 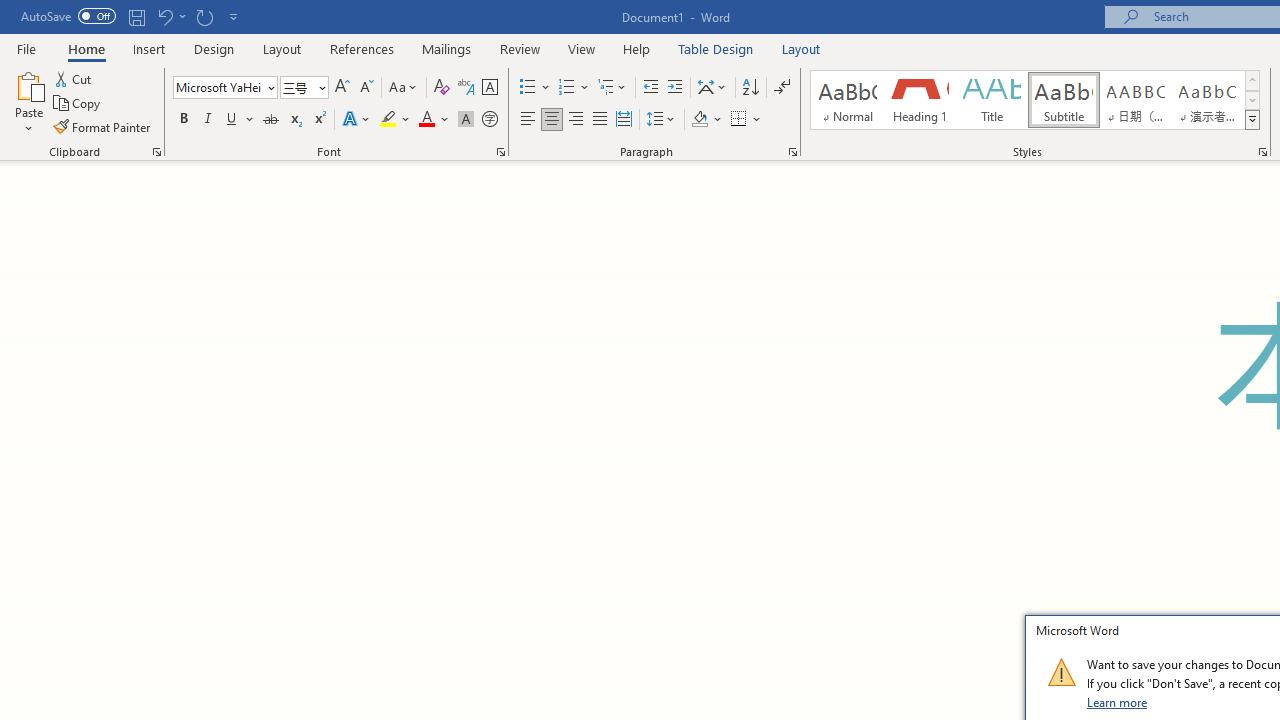 What do you see at coordinates (297, 86) in the screenshot?
I see `'Font Size'` at bounding box center [297, 86].